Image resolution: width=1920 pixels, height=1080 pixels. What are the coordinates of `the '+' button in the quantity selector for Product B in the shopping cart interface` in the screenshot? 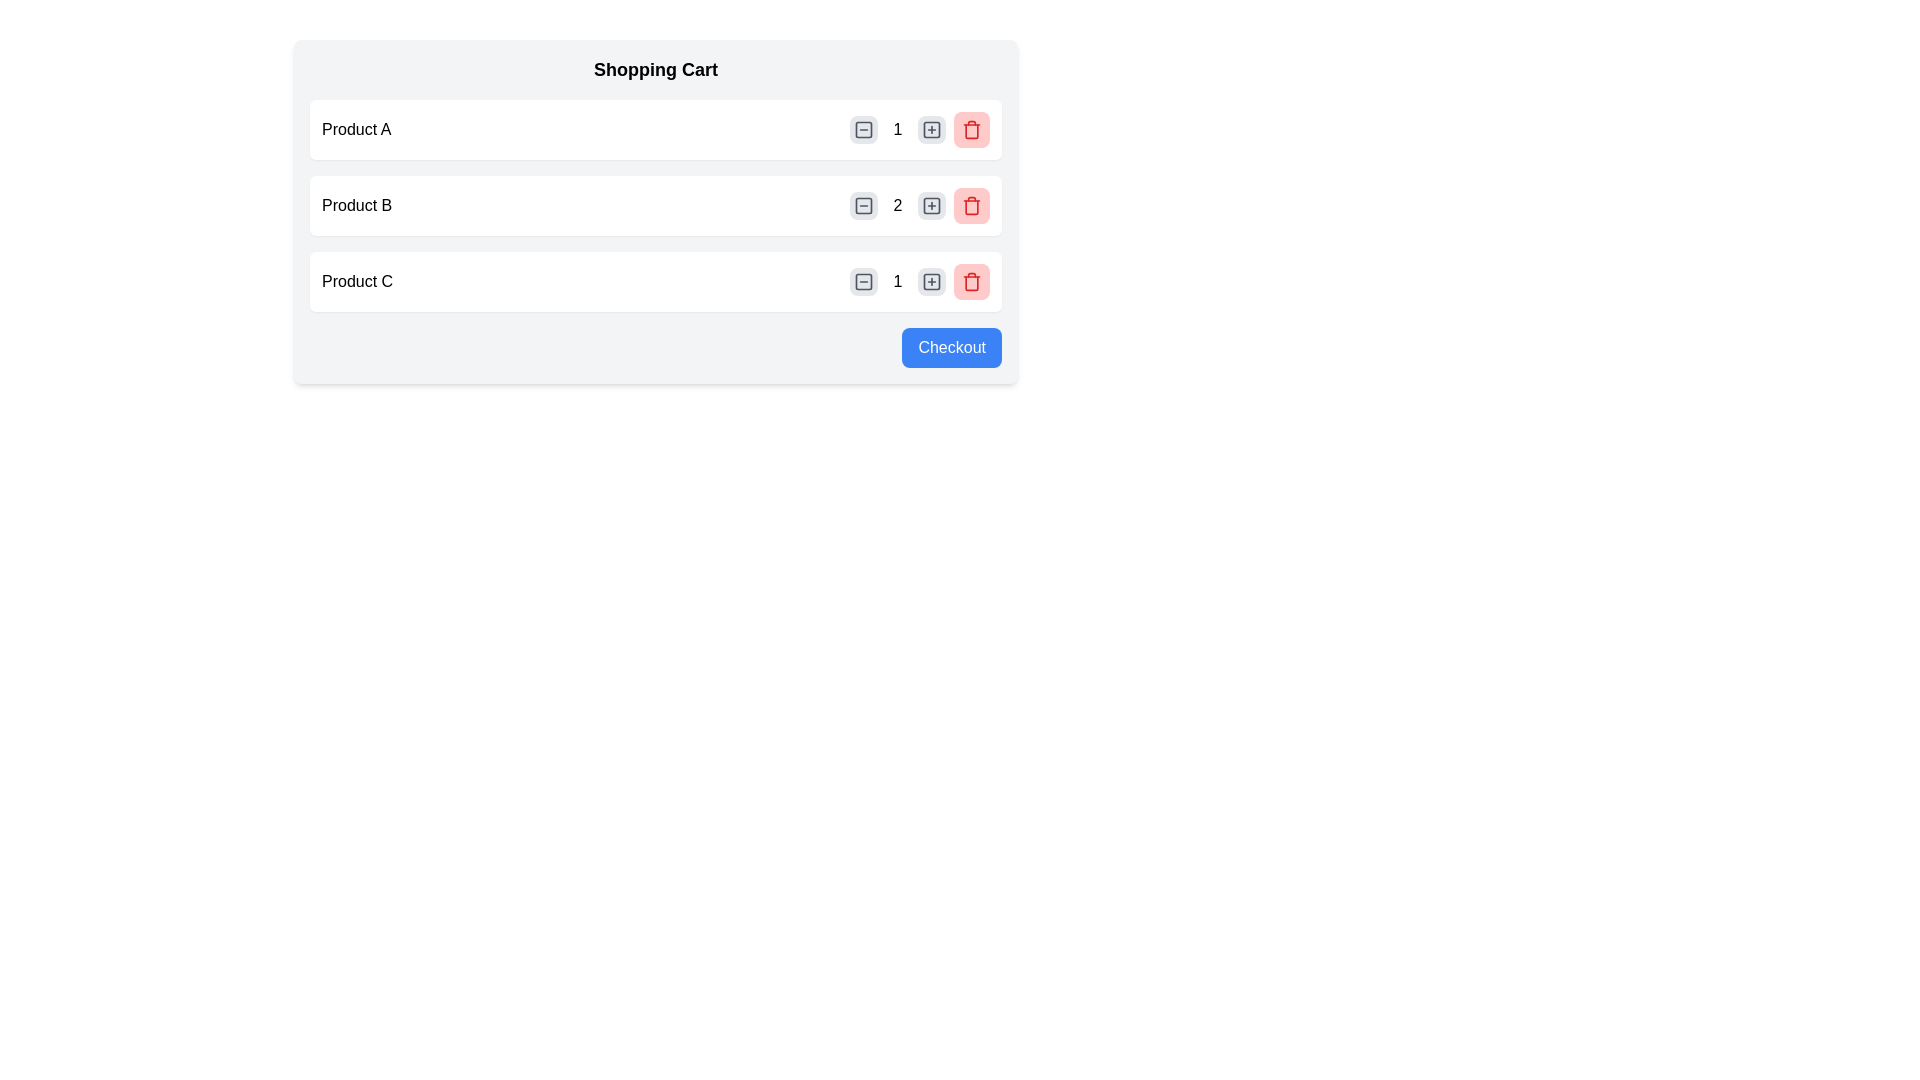 It's located at (930, 205).